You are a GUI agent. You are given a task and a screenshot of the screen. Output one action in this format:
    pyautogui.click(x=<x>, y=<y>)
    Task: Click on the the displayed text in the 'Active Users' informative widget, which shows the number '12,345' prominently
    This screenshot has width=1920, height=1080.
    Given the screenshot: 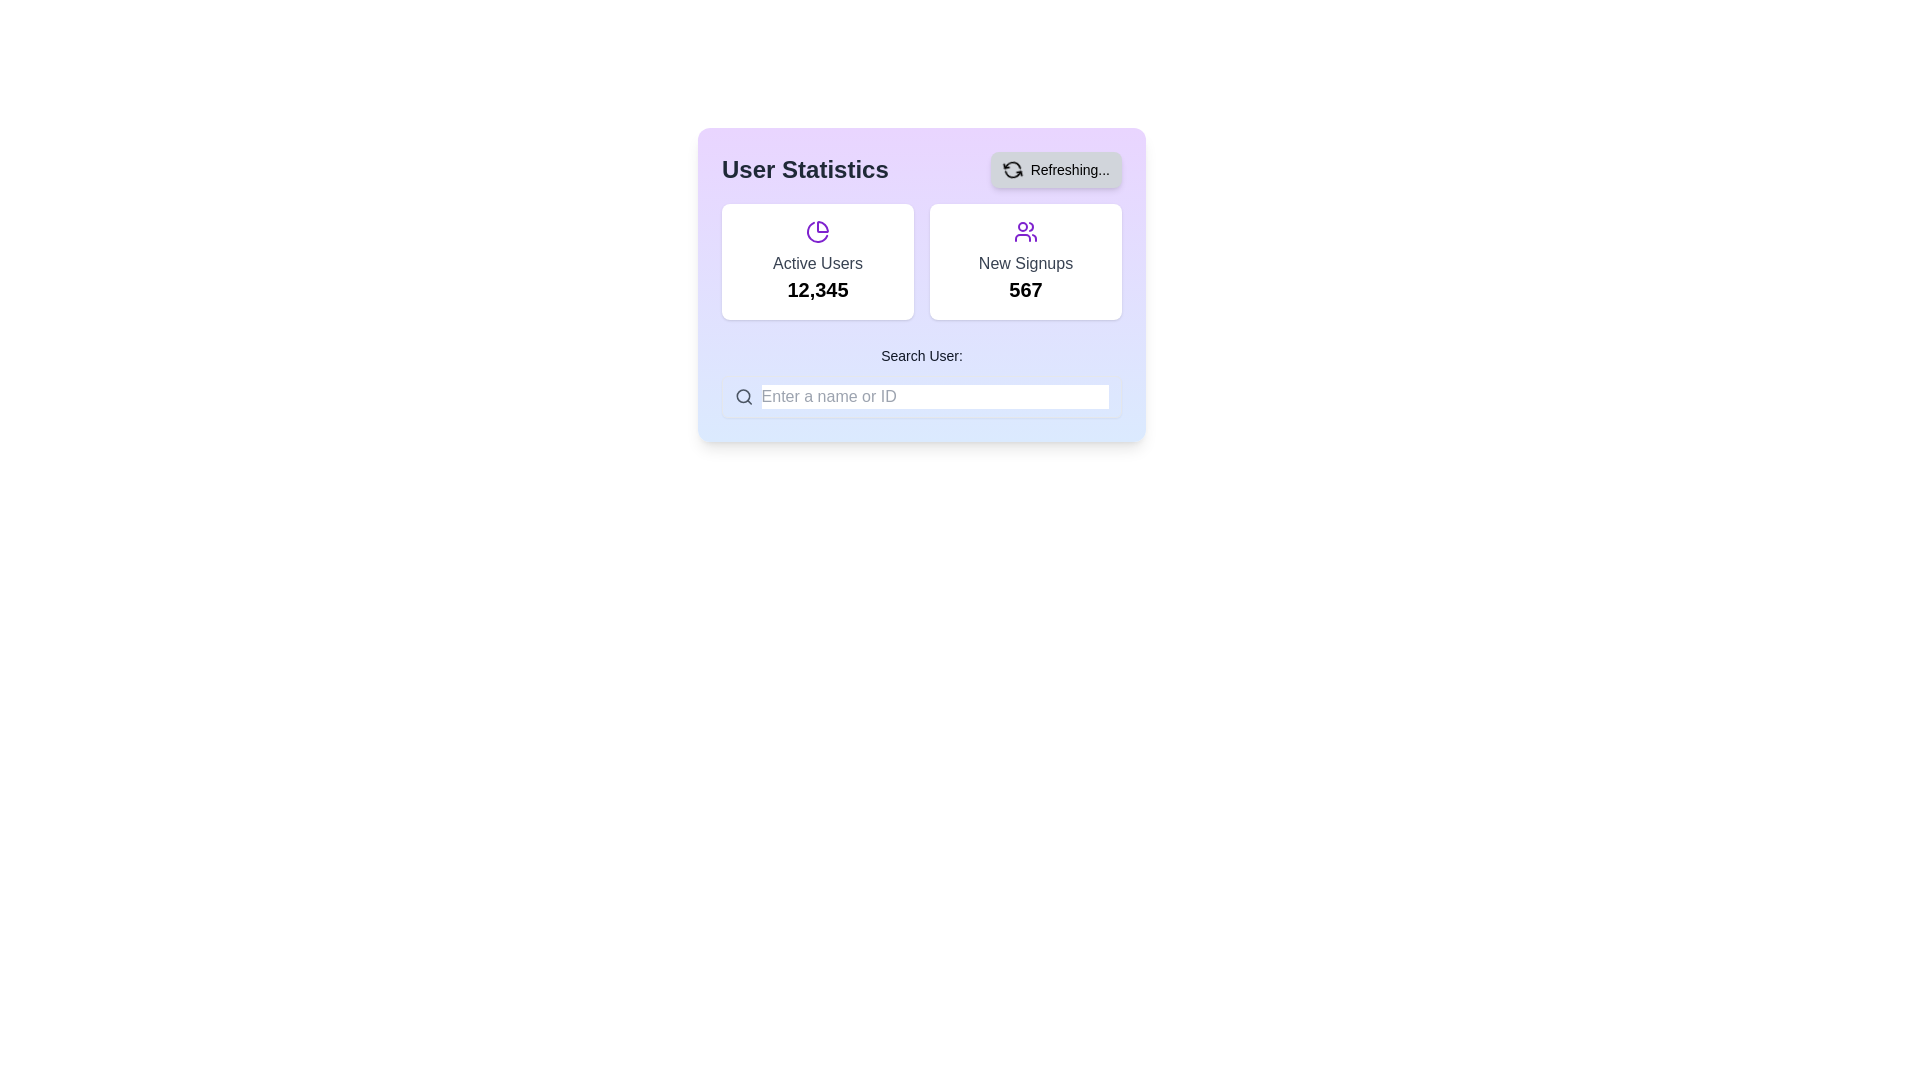 What is the action you would take?
    pyautogui.click(x=817, y=261)
    